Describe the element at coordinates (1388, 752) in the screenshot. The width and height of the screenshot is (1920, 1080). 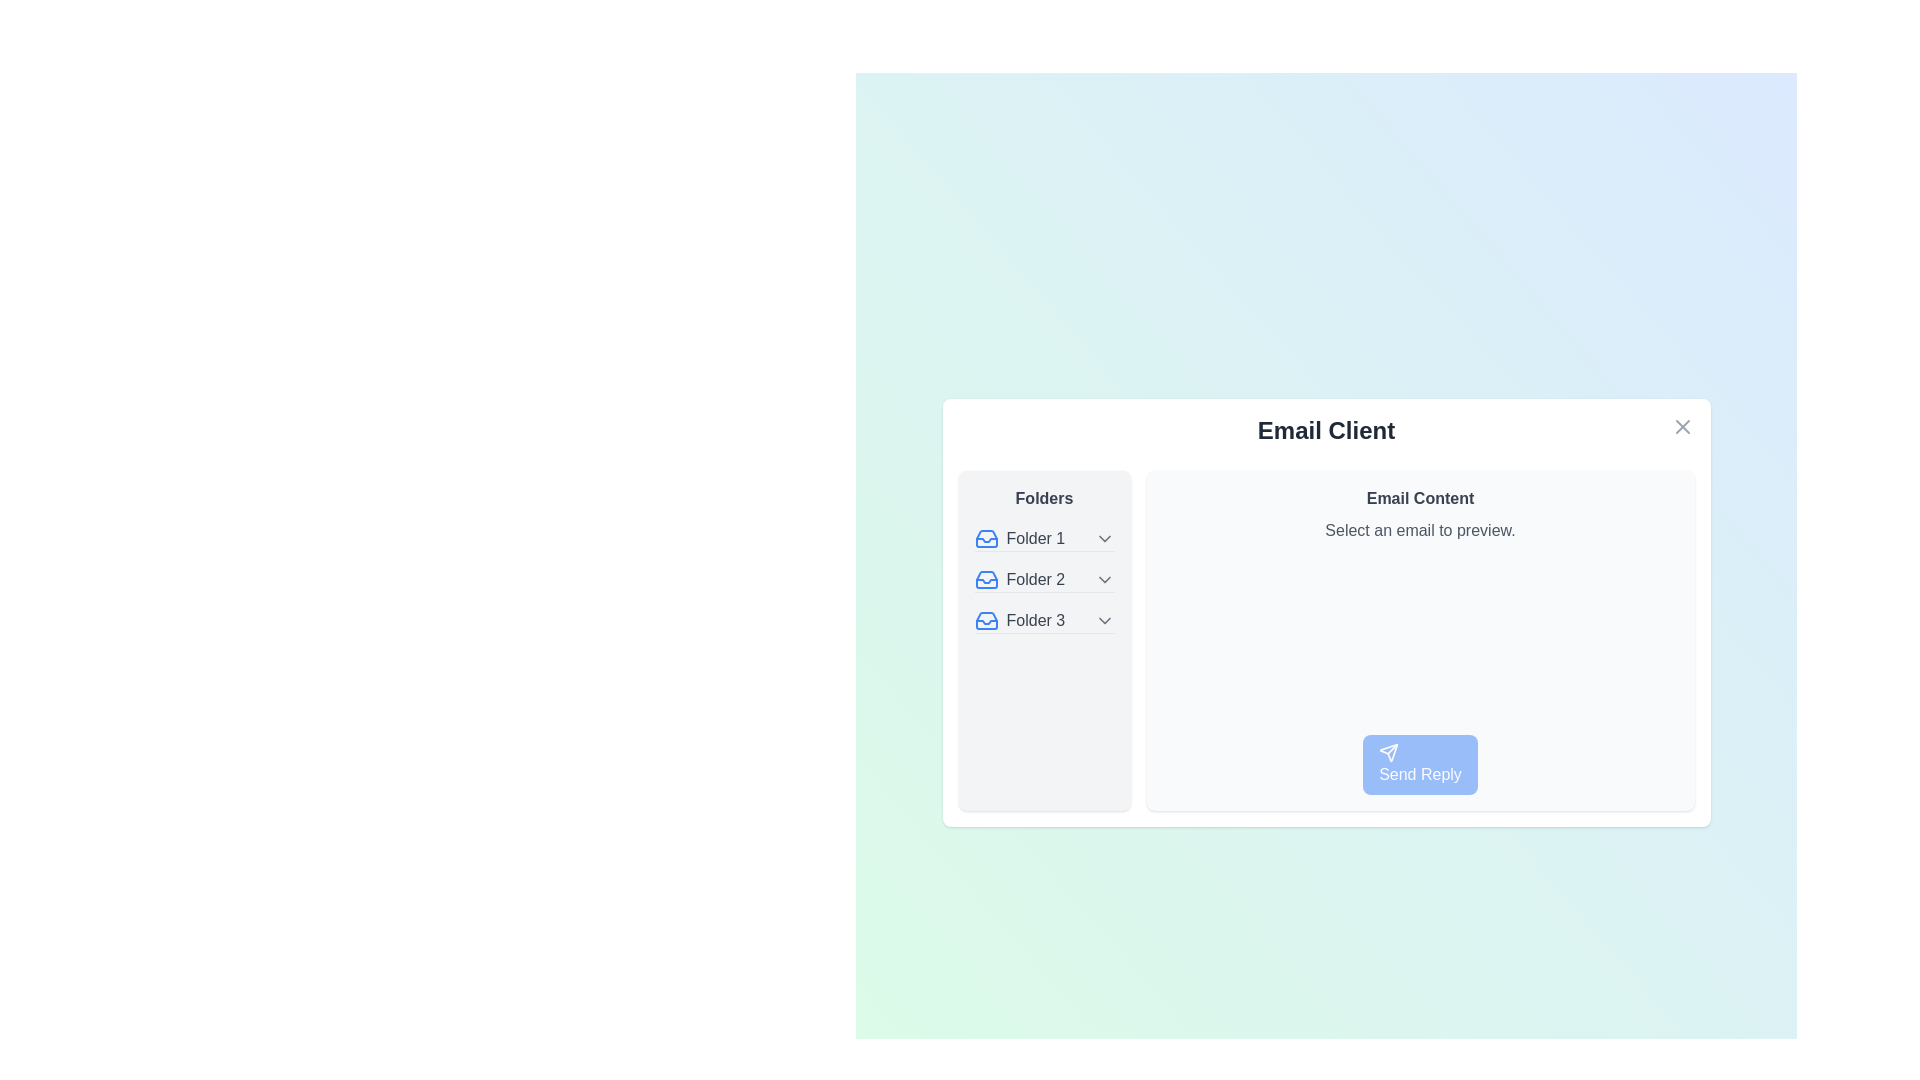
I see `the small triangular send icon located near the bottom-center of the email client interface, above the 'Send Reply' text label` at that location.